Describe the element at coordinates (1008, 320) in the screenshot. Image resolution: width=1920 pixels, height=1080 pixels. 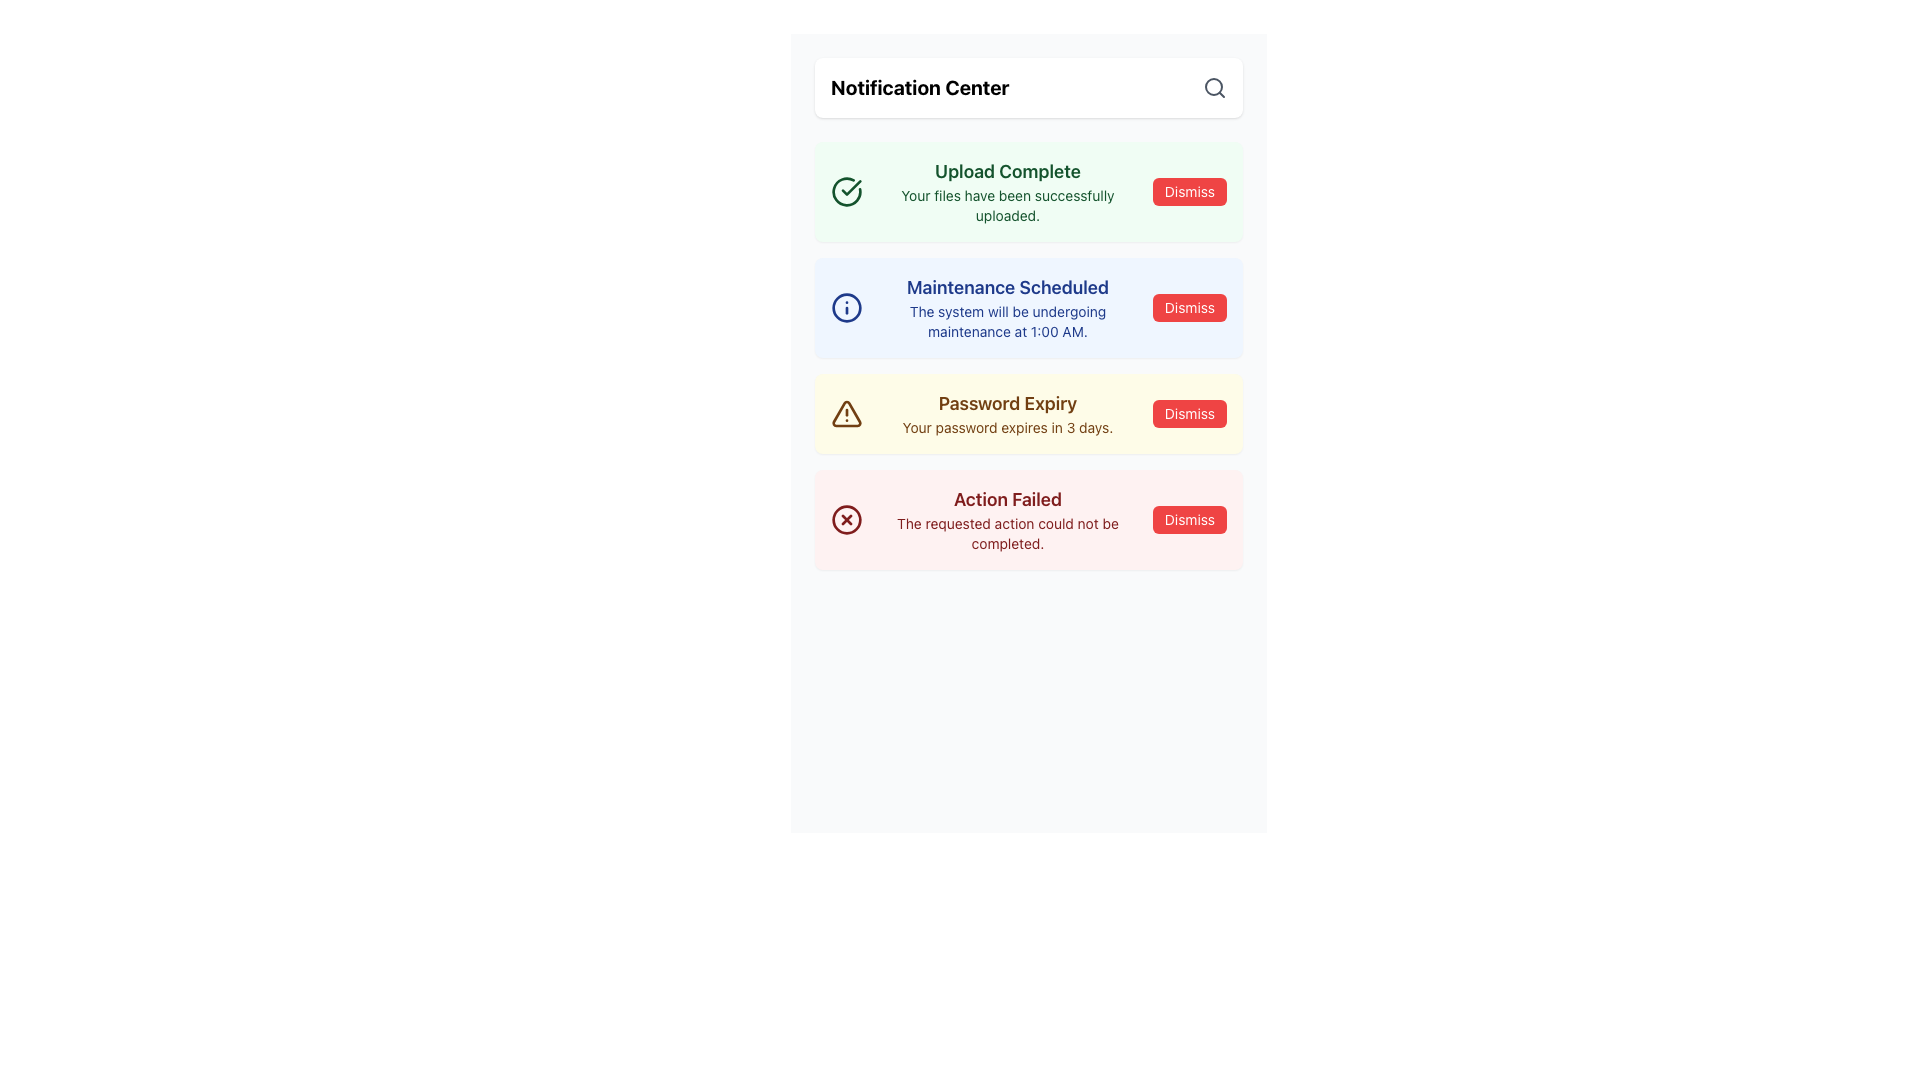
I see `the text label that conveys detailed information regarding scheduled maintenance within the 'Maintenance Scheduled' notification card located in the Notification Center` at that location.